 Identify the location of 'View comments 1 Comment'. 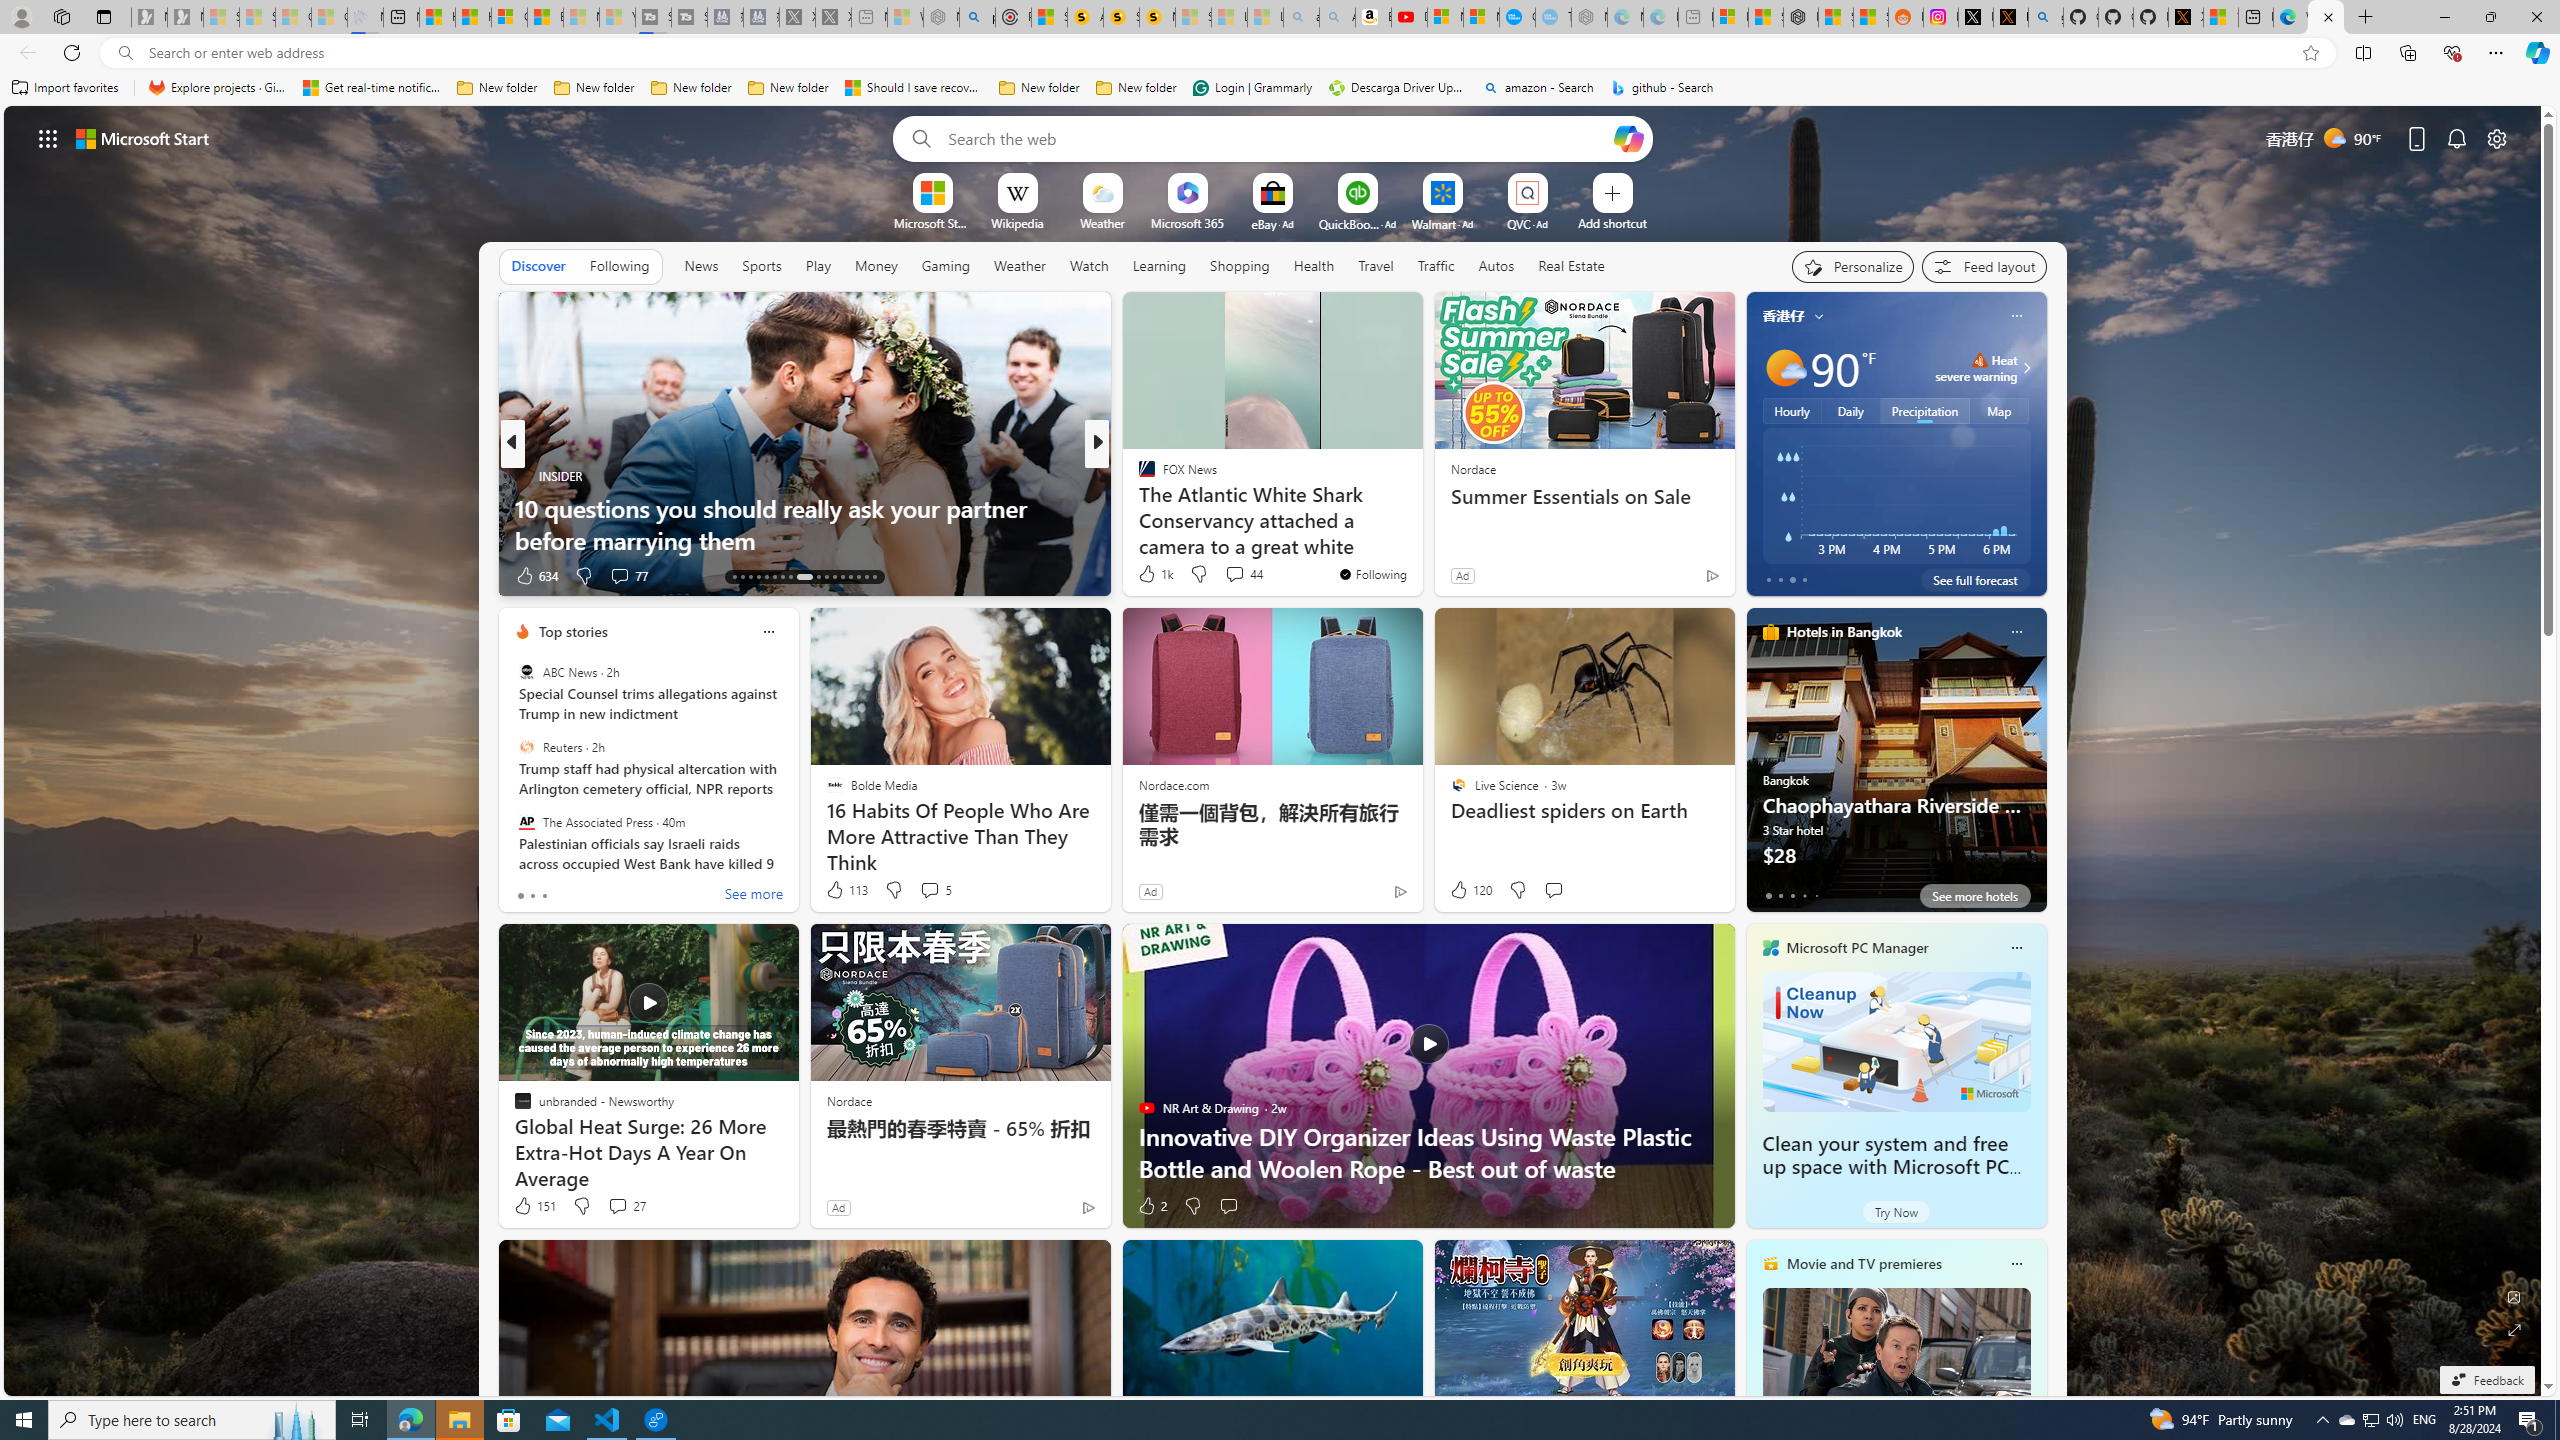
(1235, 574).